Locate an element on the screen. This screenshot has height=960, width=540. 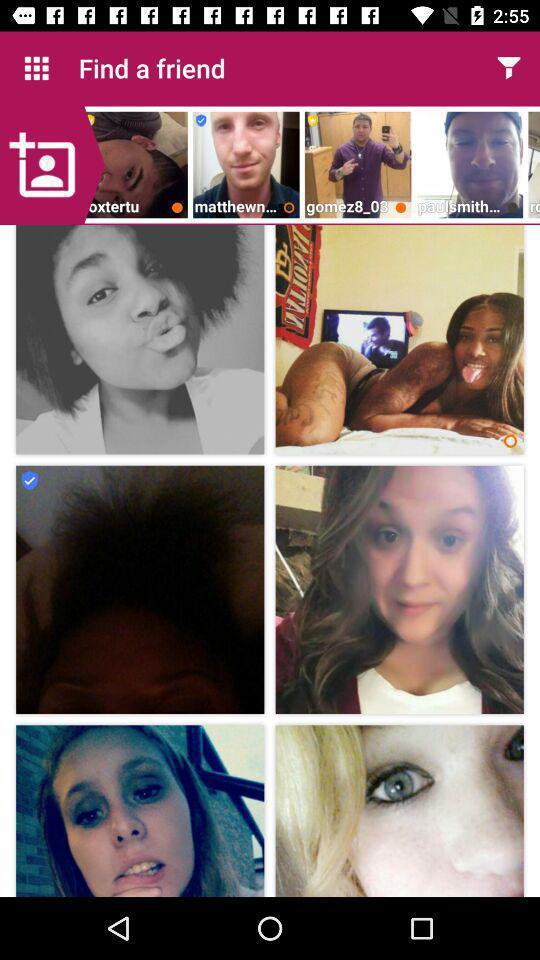
item to the left of the find a friend icon is located at coordinates (36, 68).